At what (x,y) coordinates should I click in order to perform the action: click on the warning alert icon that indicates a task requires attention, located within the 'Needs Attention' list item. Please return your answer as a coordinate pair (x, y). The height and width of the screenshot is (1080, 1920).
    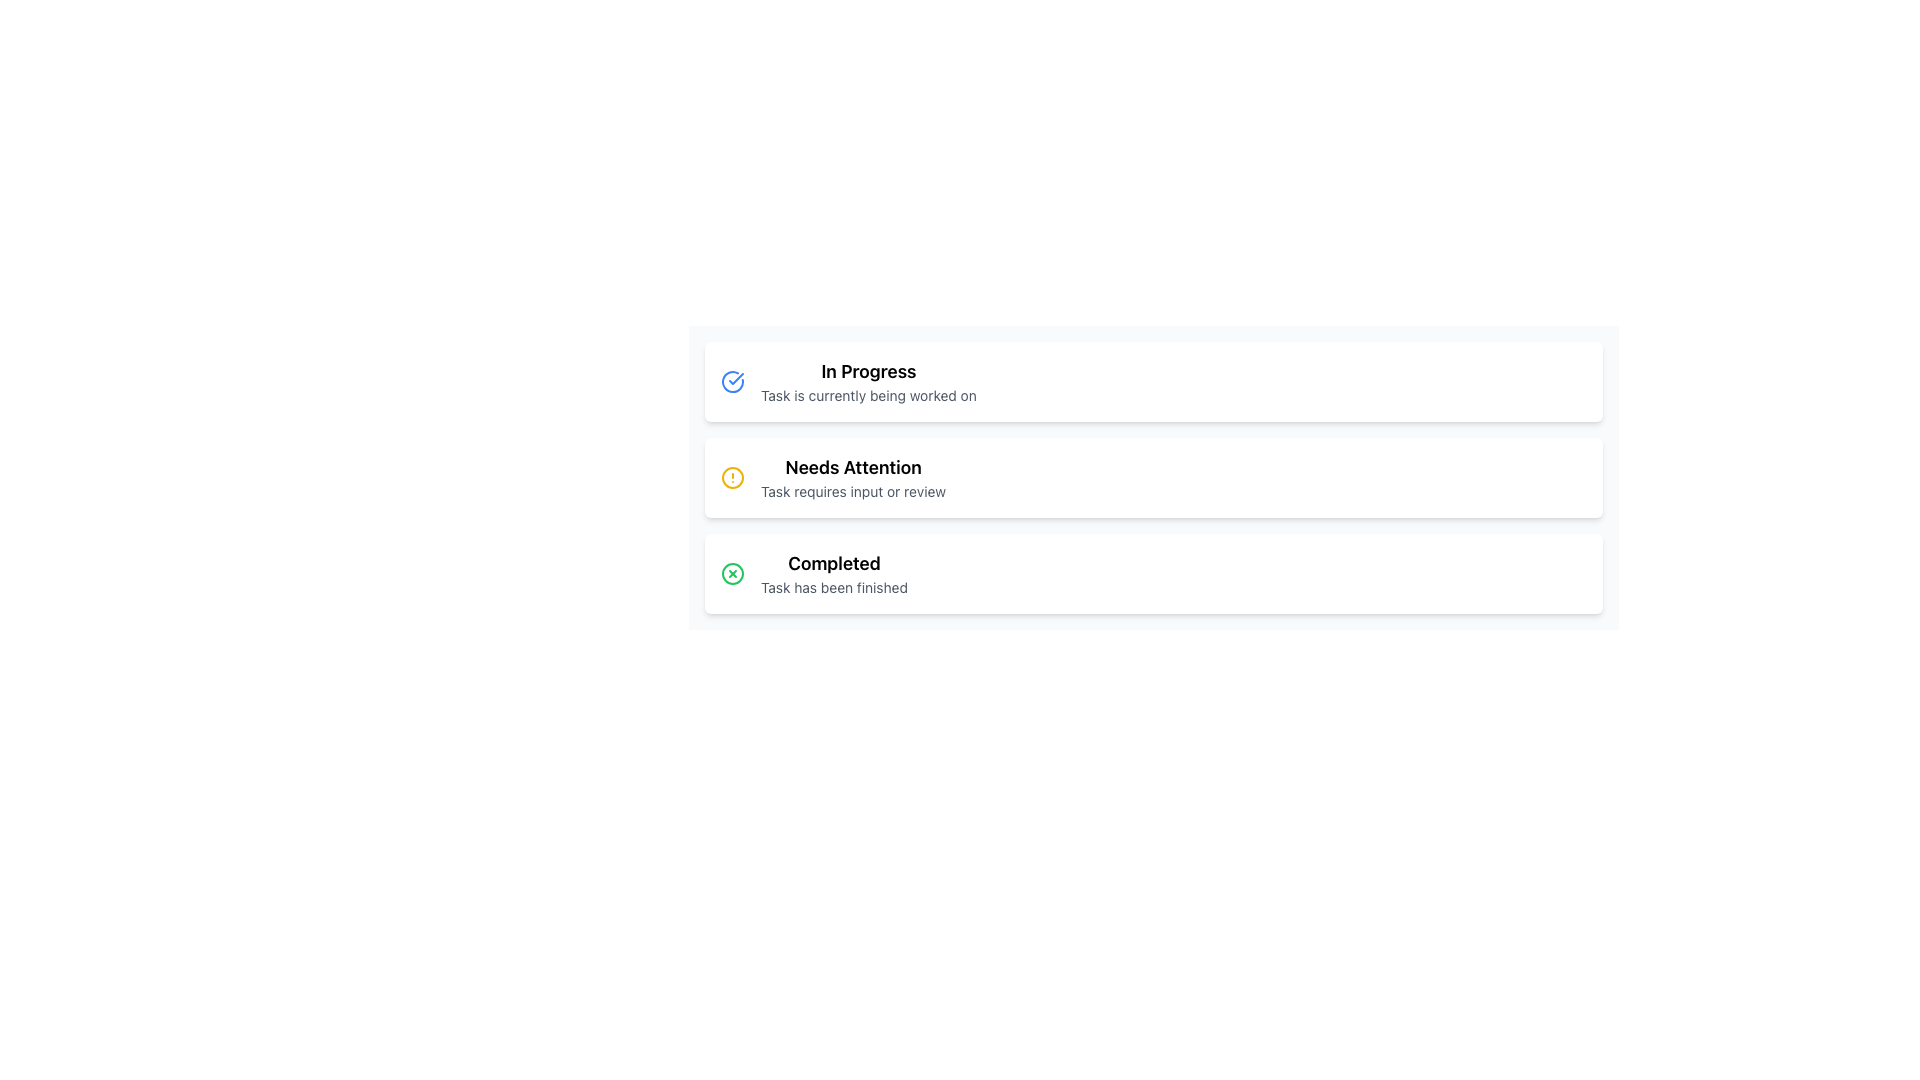
    Looking at the image, I should click on (732, 478).